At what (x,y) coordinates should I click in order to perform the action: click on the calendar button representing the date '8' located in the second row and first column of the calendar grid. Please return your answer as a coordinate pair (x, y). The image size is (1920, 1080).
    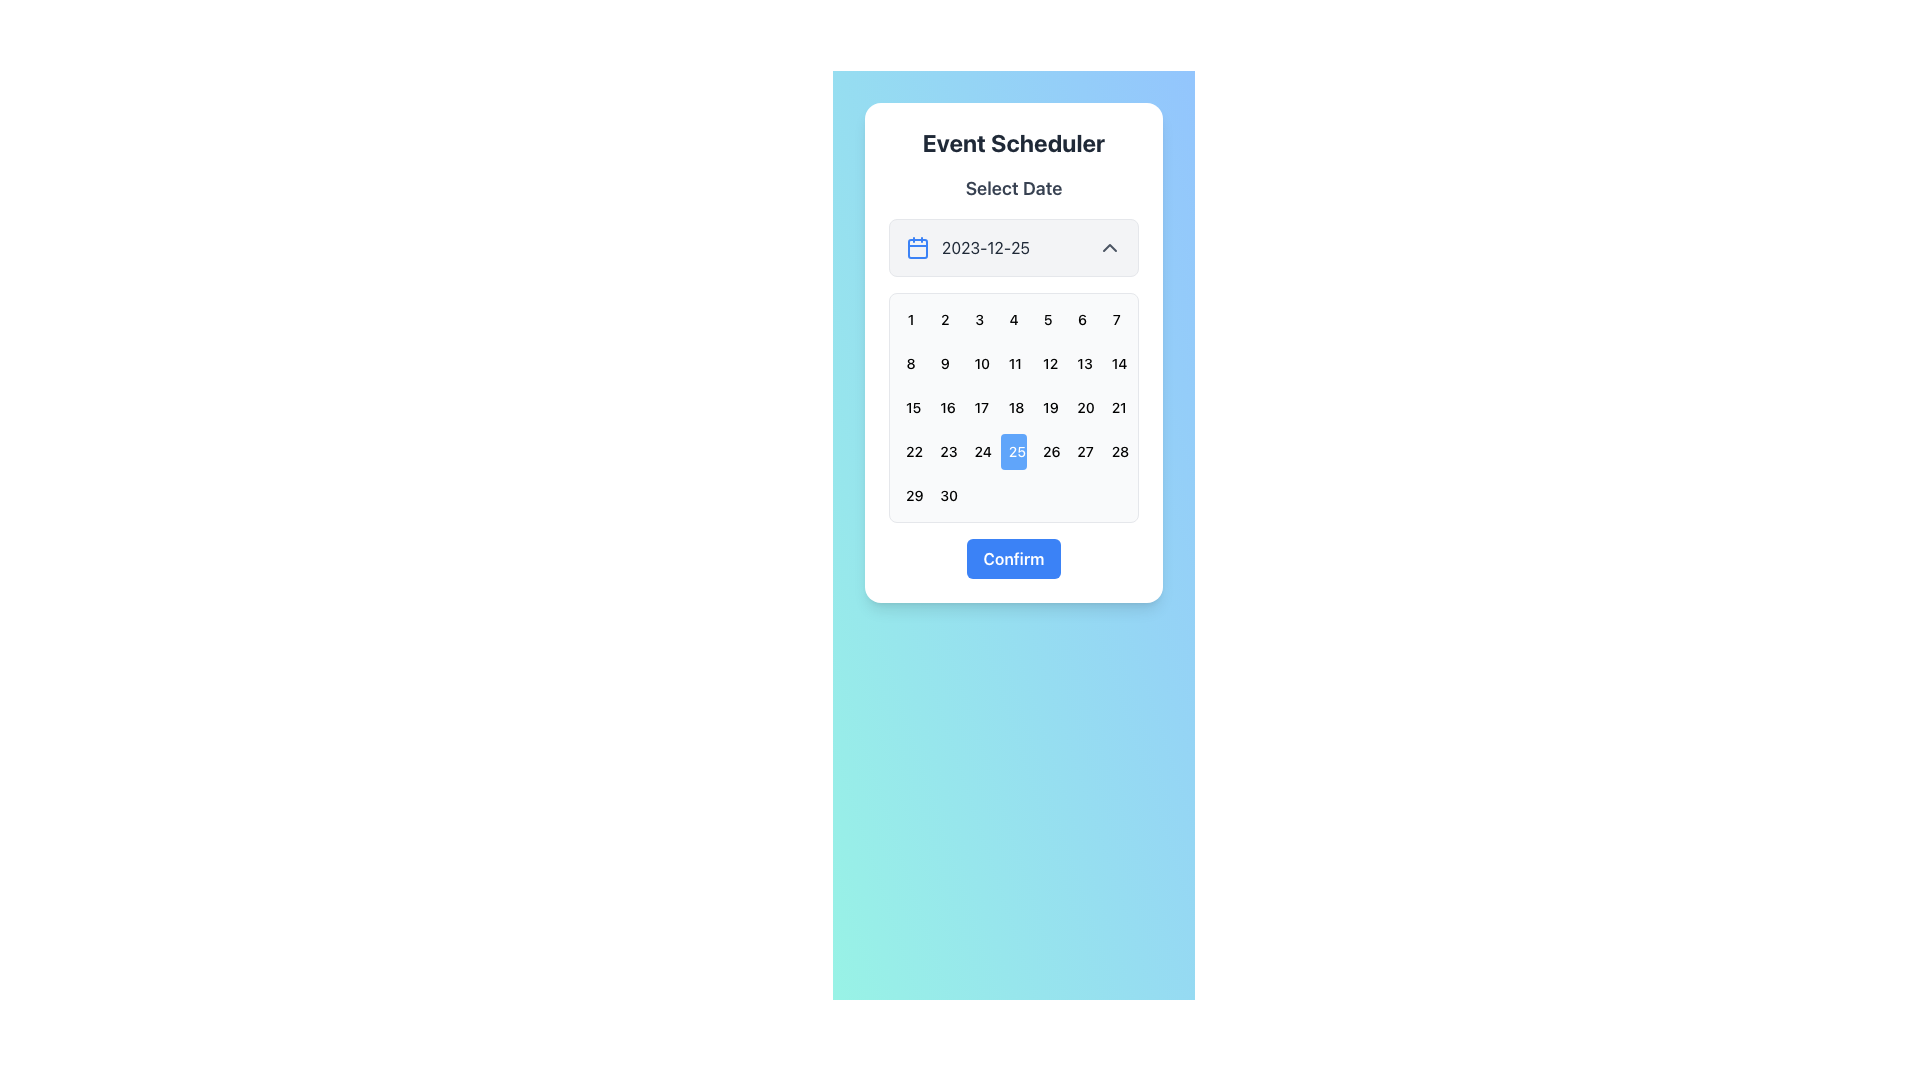
    Looking at the image, I should click on (910, 363).